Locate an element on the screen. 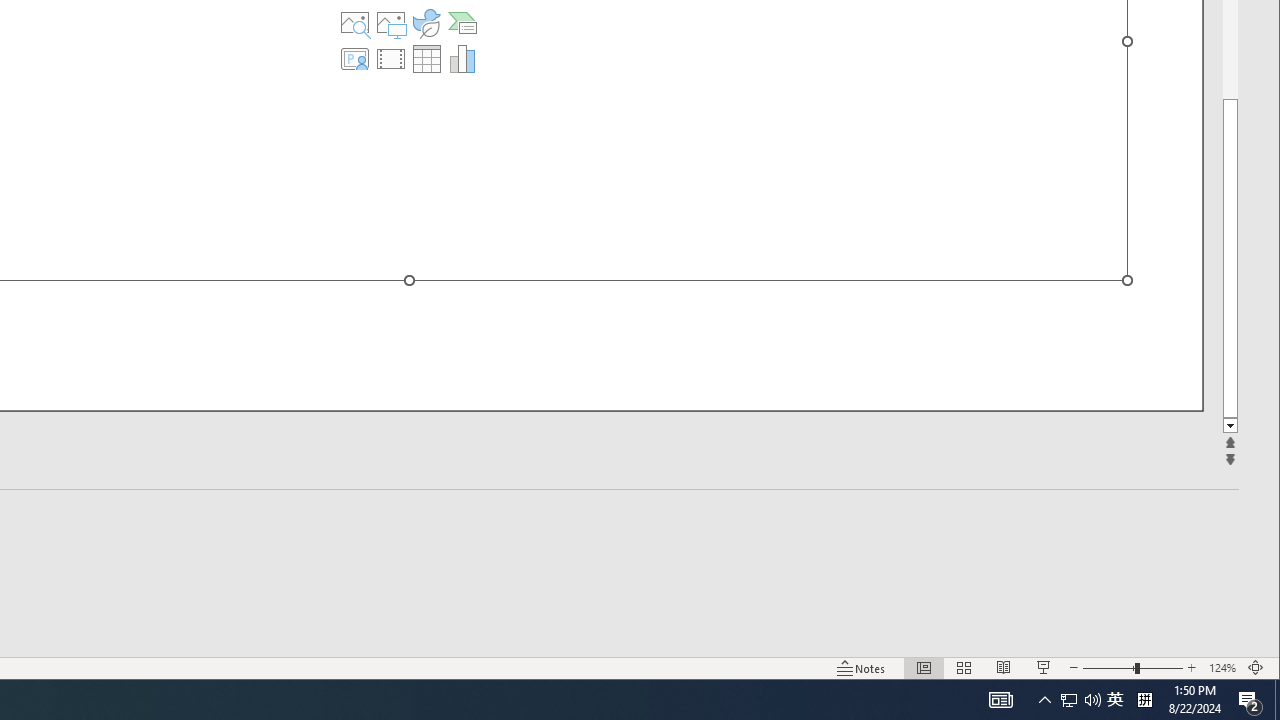 The width and height of the screenshot is (1280, 720). 'Insert Table' is located at coordinates (425, 58).